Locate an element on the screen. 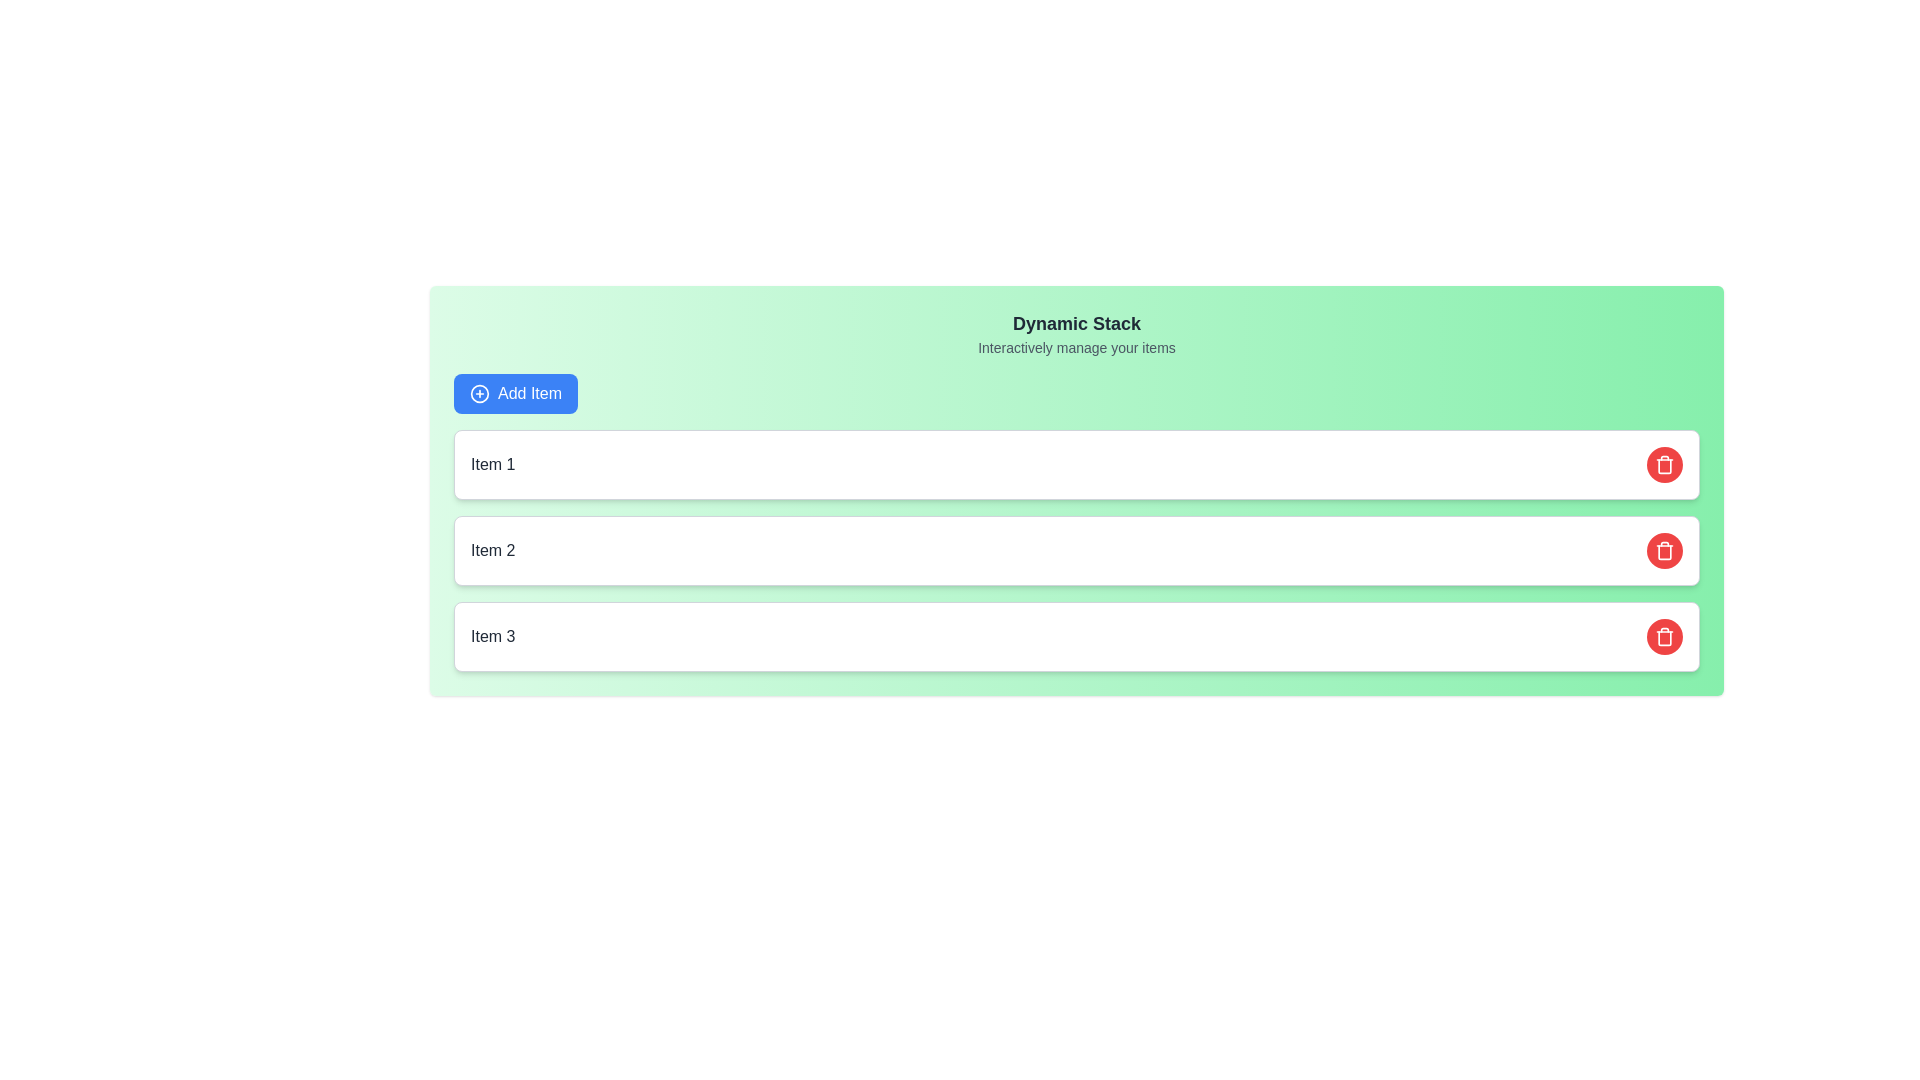  the circular red button with a trash can icon located at the far-right side of the 'Item 3' card is located at coordinates (1665, 636).